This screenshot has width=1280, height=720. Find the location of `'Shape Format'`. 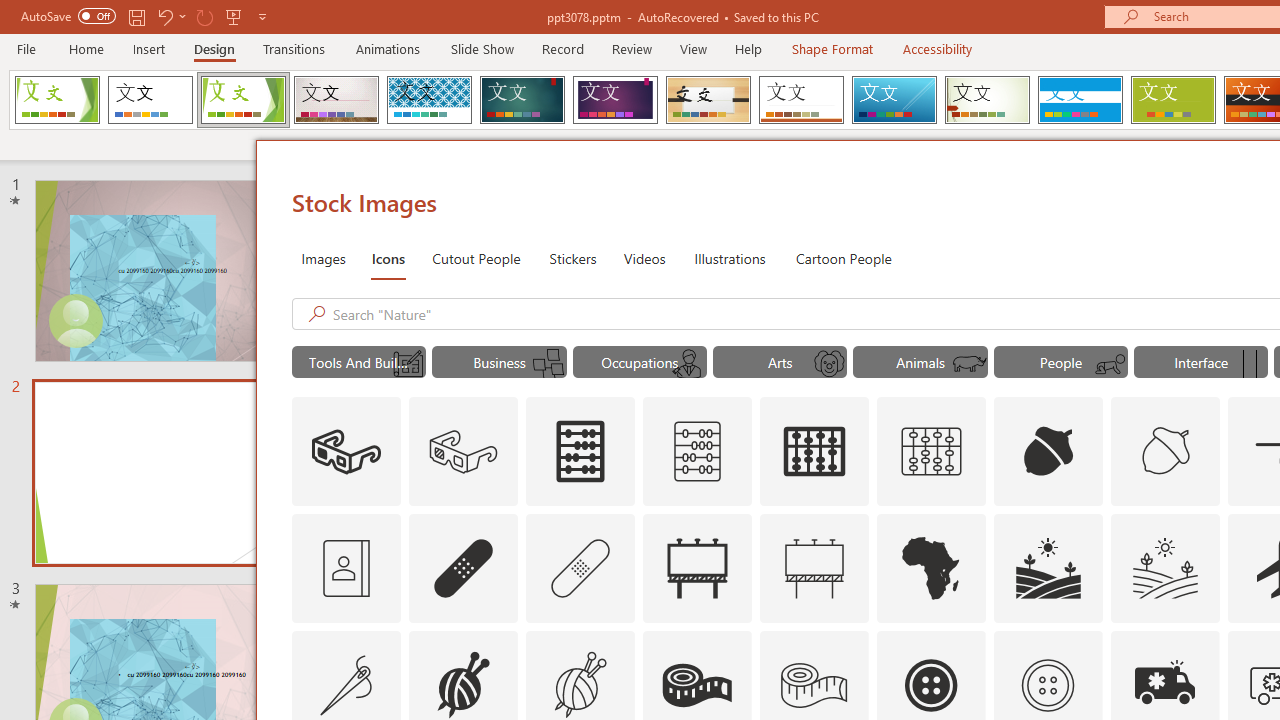

'Shape Format' is located at coordinates (832, 48).